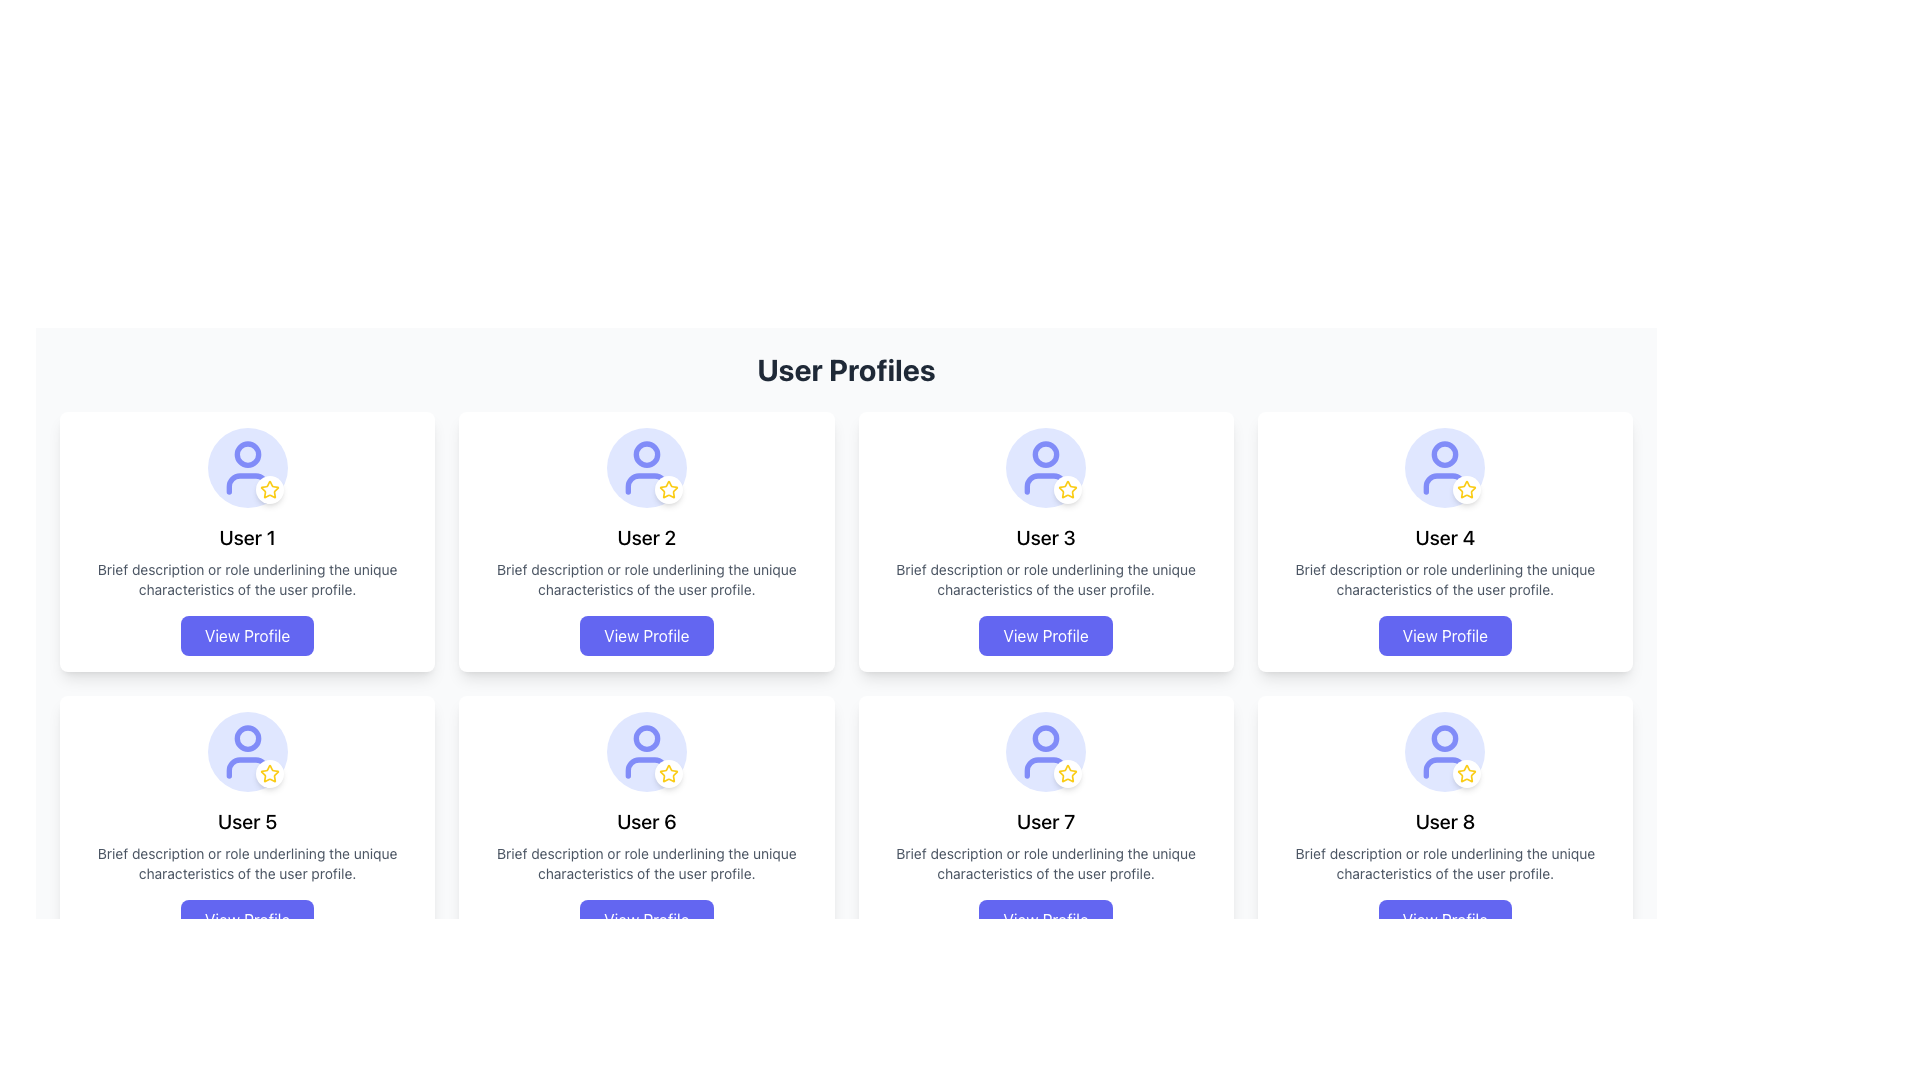 The image size is (1920, 1080). What do you see at coordinates (646, 454) in the screenshot?
I see `the circular profile icon representing the head of the user silhouette for 'User 2'` at bounding box center [646, 454].